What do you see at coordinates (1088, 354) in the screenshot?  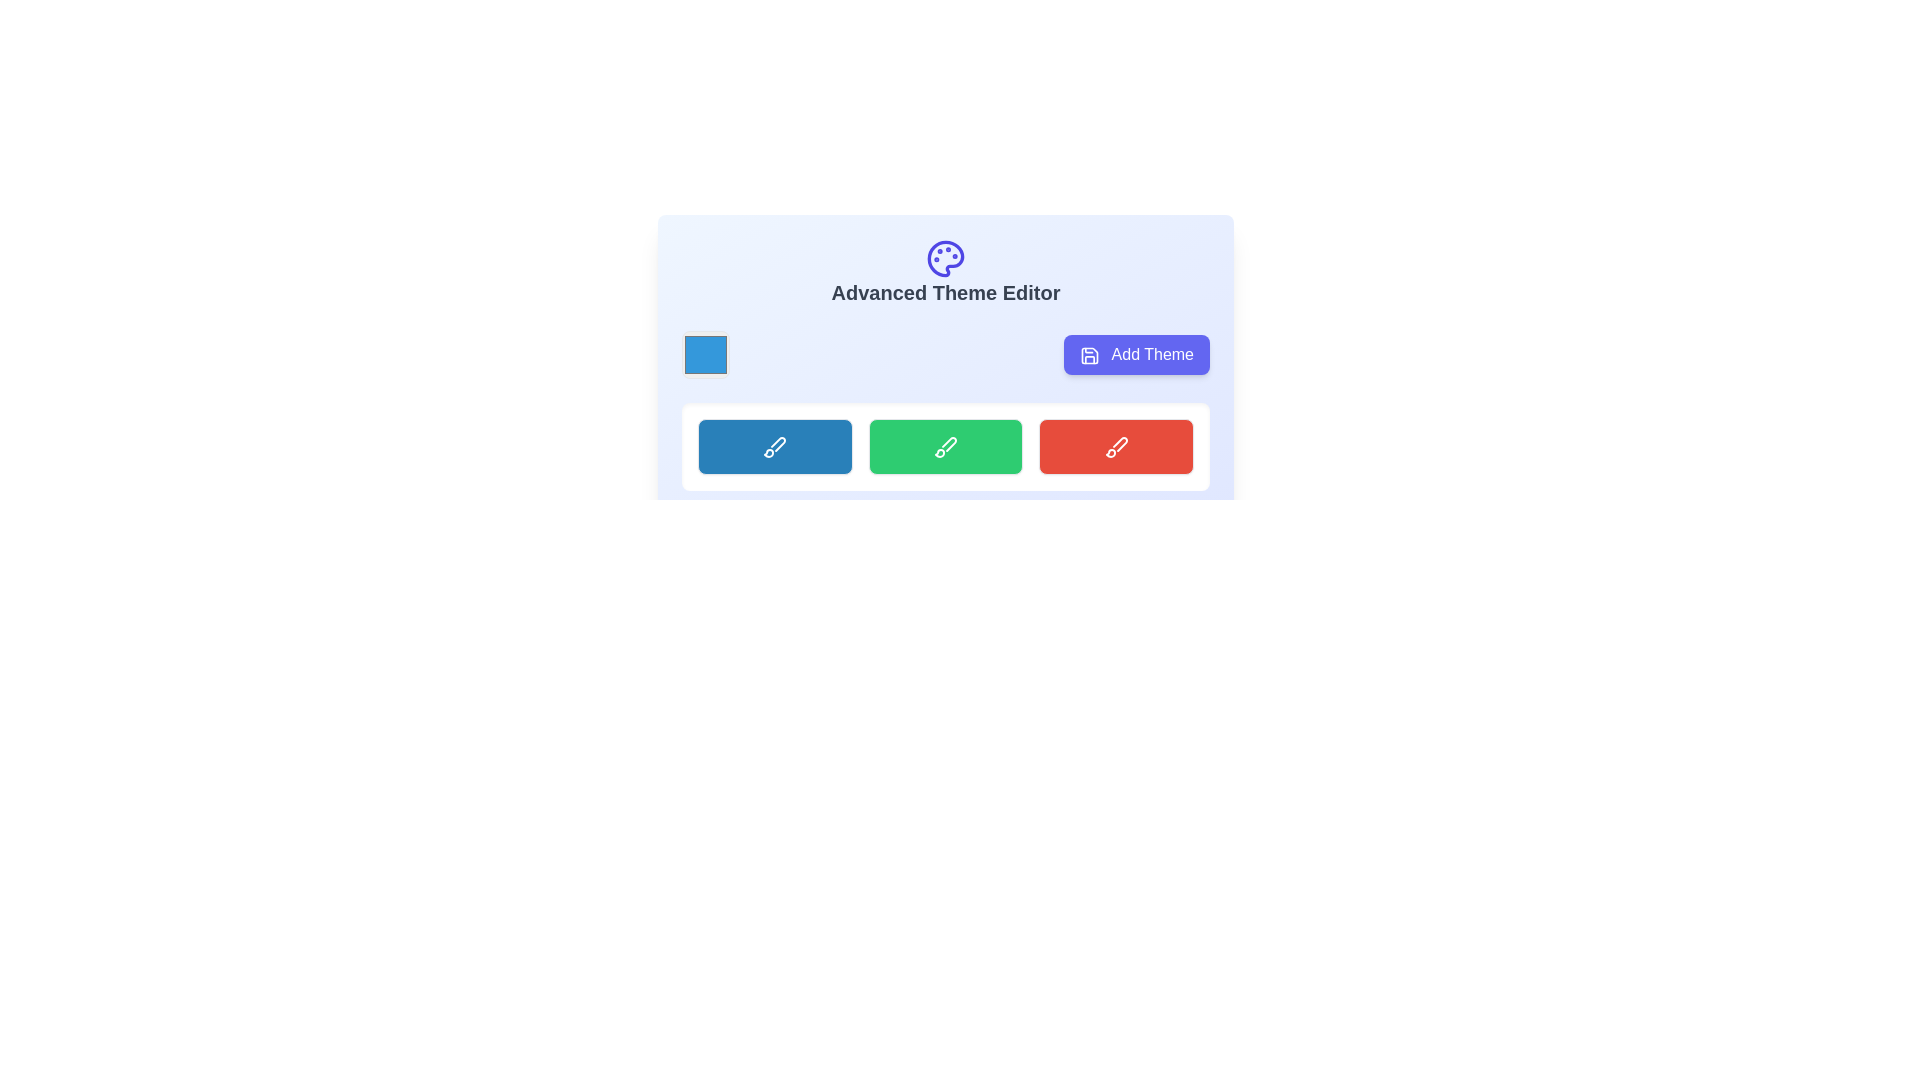 I see `the icon within the 'Add Theme' button located at the top right area of the interface, which enables the functionality` at bounding box center [1088, 354].